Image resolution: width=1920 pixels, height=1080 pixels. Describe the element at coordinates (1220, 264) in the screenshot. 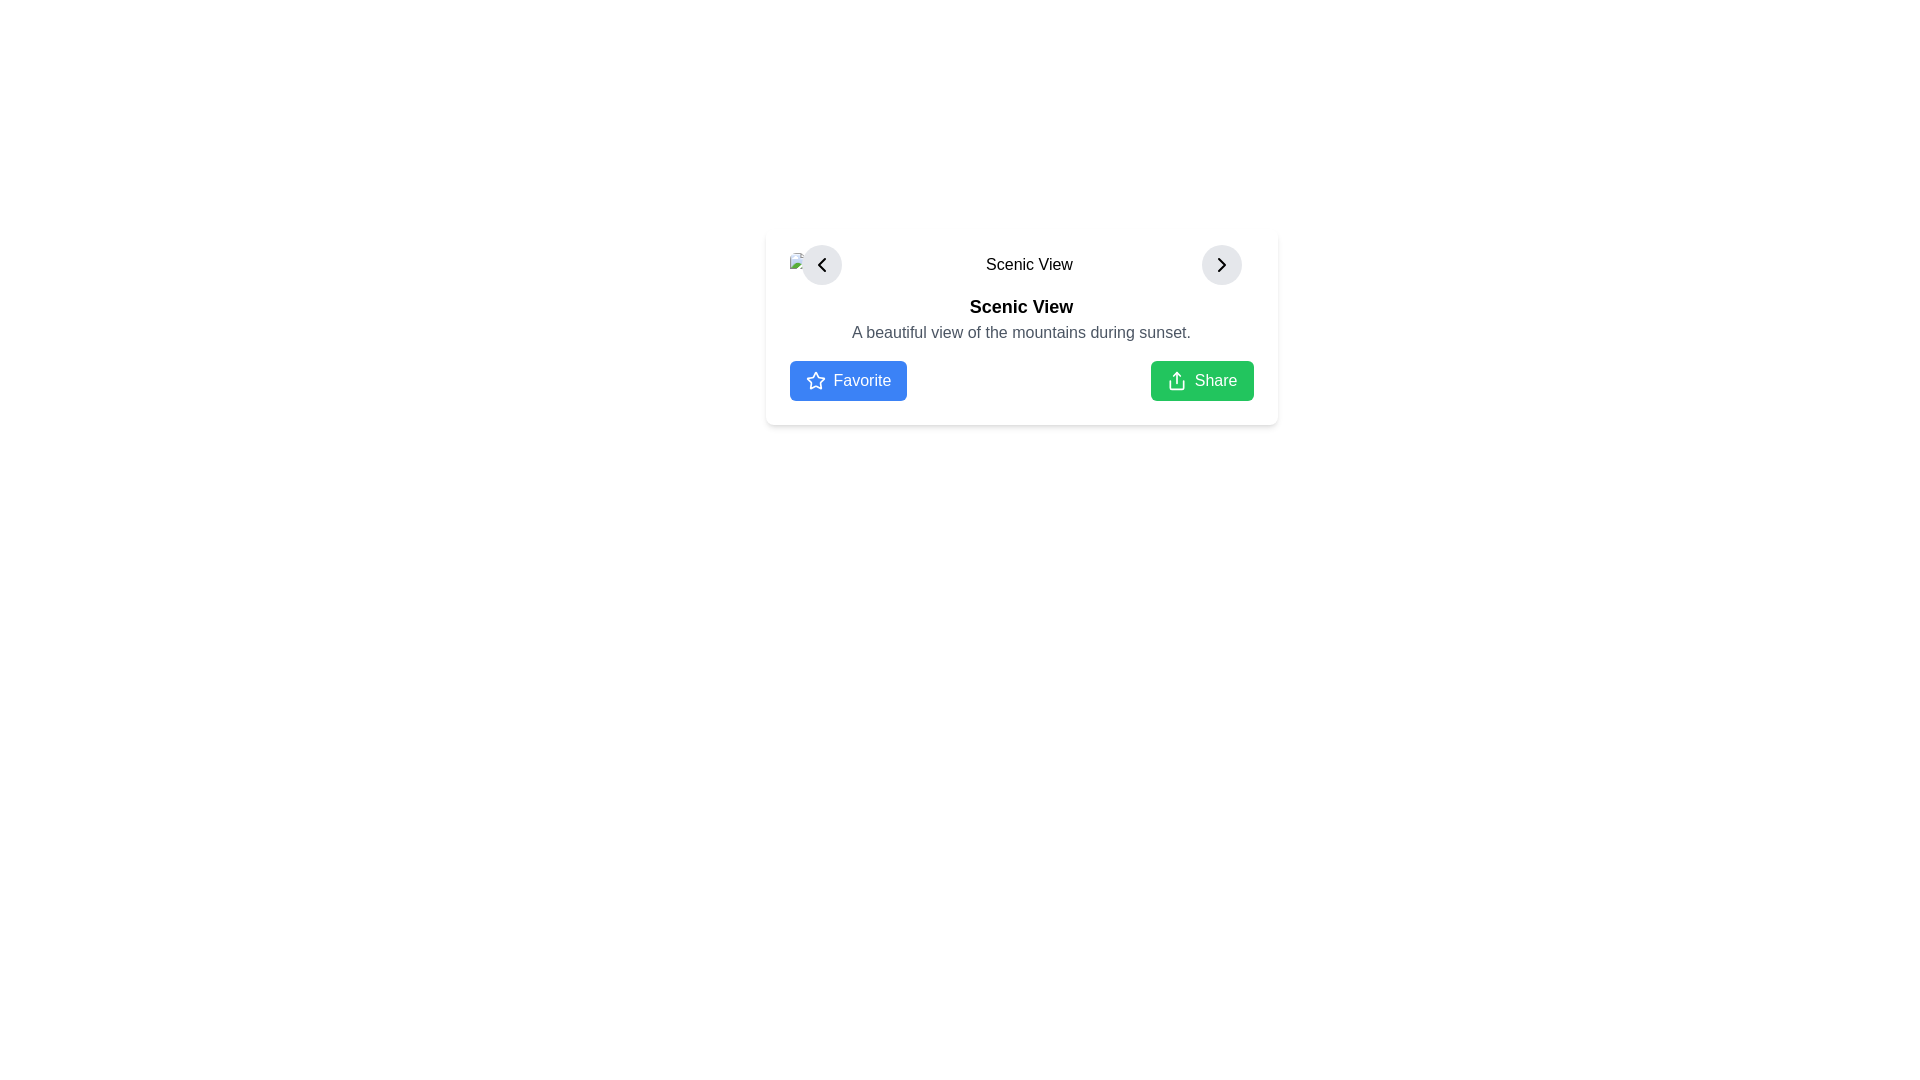

I see `the chevron arrow icon located in the upper-right corner of the card interface` at that location.